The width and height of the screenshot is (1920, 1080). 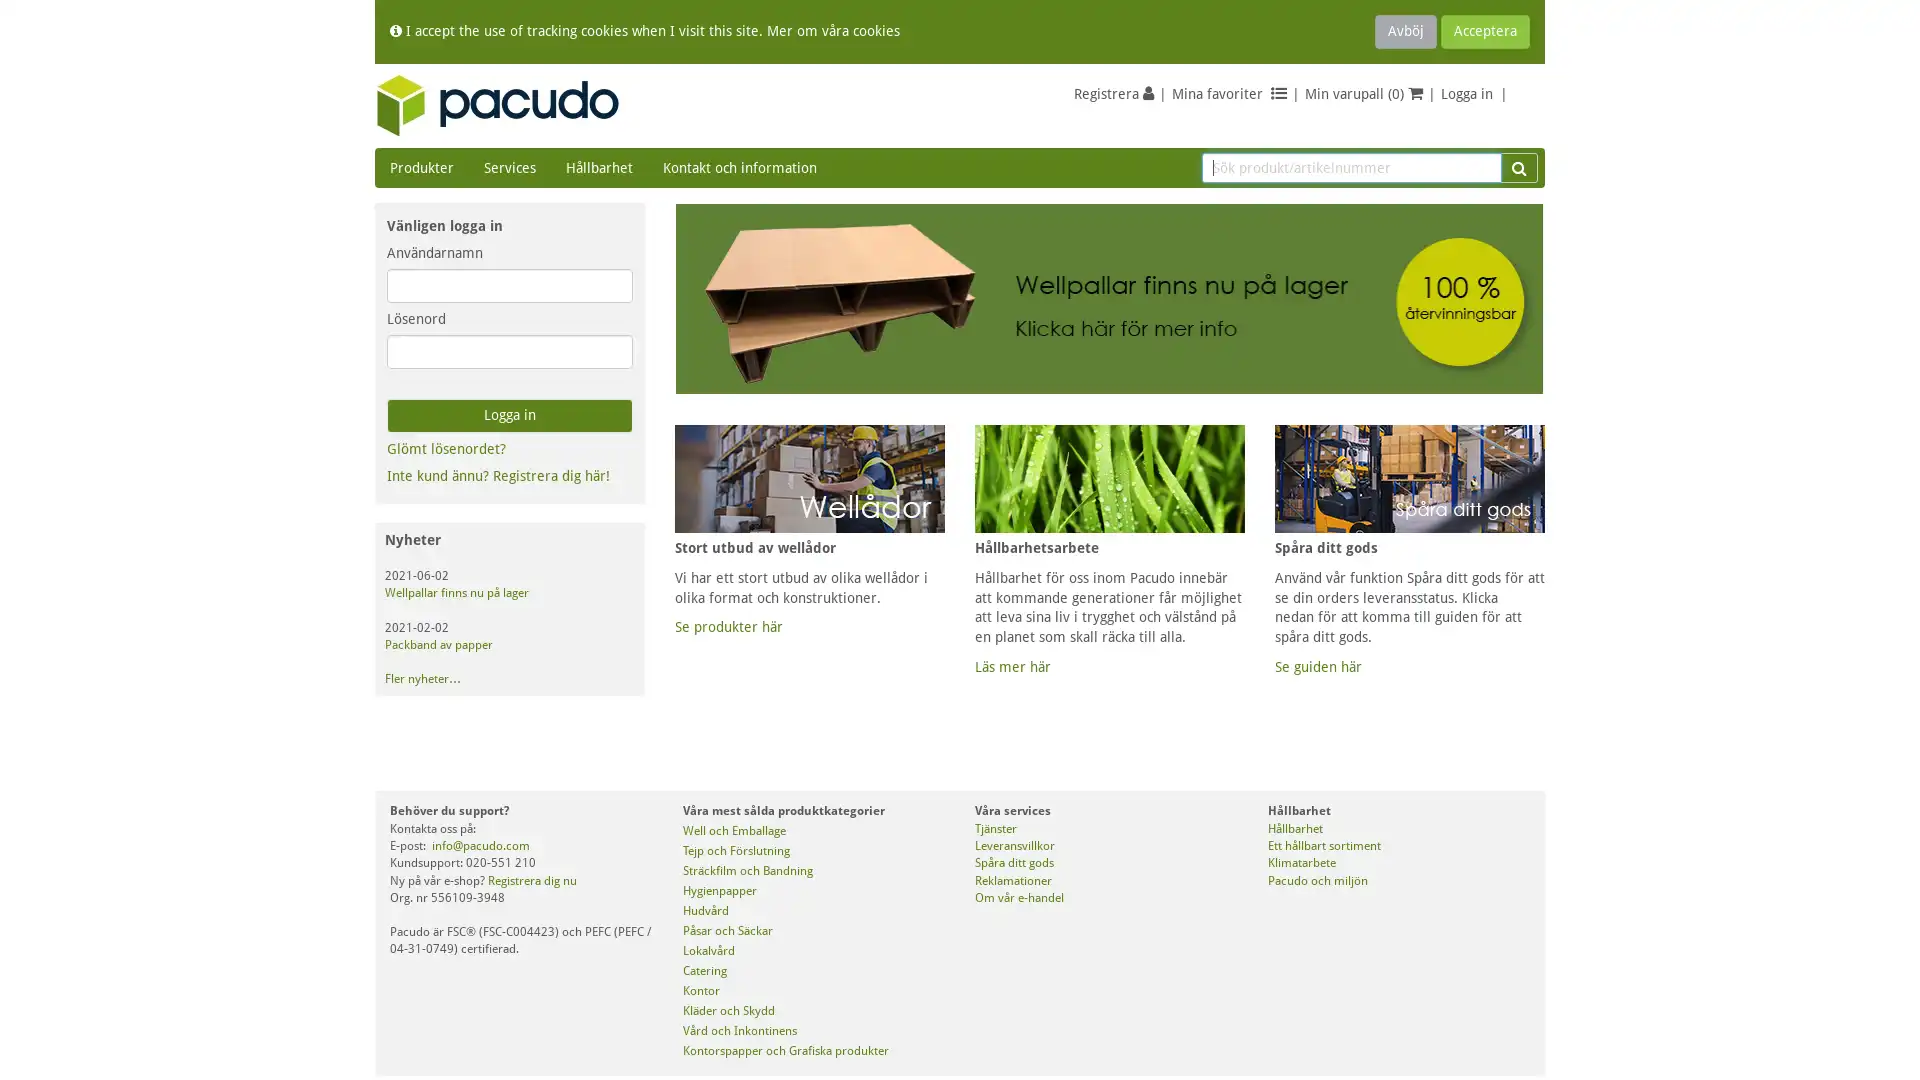 What do you see at coordinates (509, 415) in the screenshot?
I see `Logga in` at bounding box center [509, 415].